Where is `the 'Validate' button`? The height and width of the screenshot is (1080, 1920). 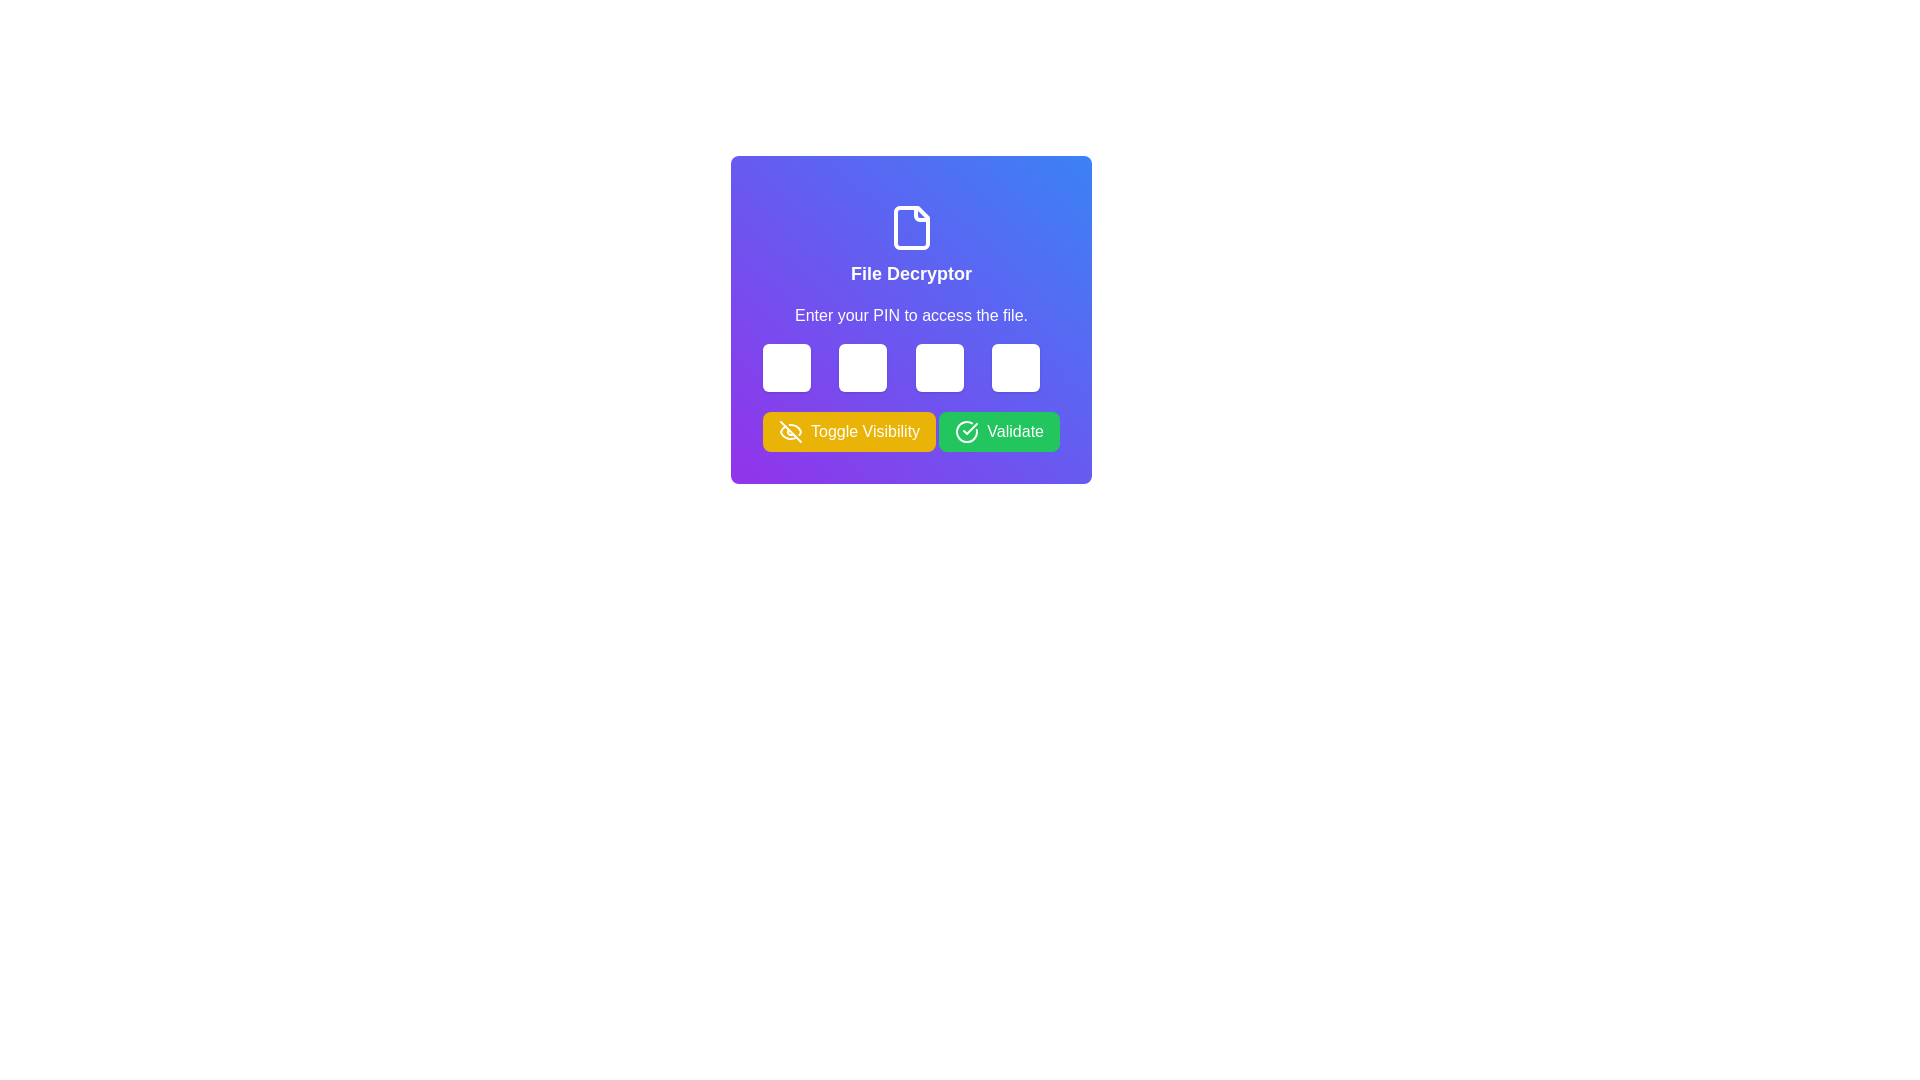
the 'Validate' button is located at coordinates (999, 431).